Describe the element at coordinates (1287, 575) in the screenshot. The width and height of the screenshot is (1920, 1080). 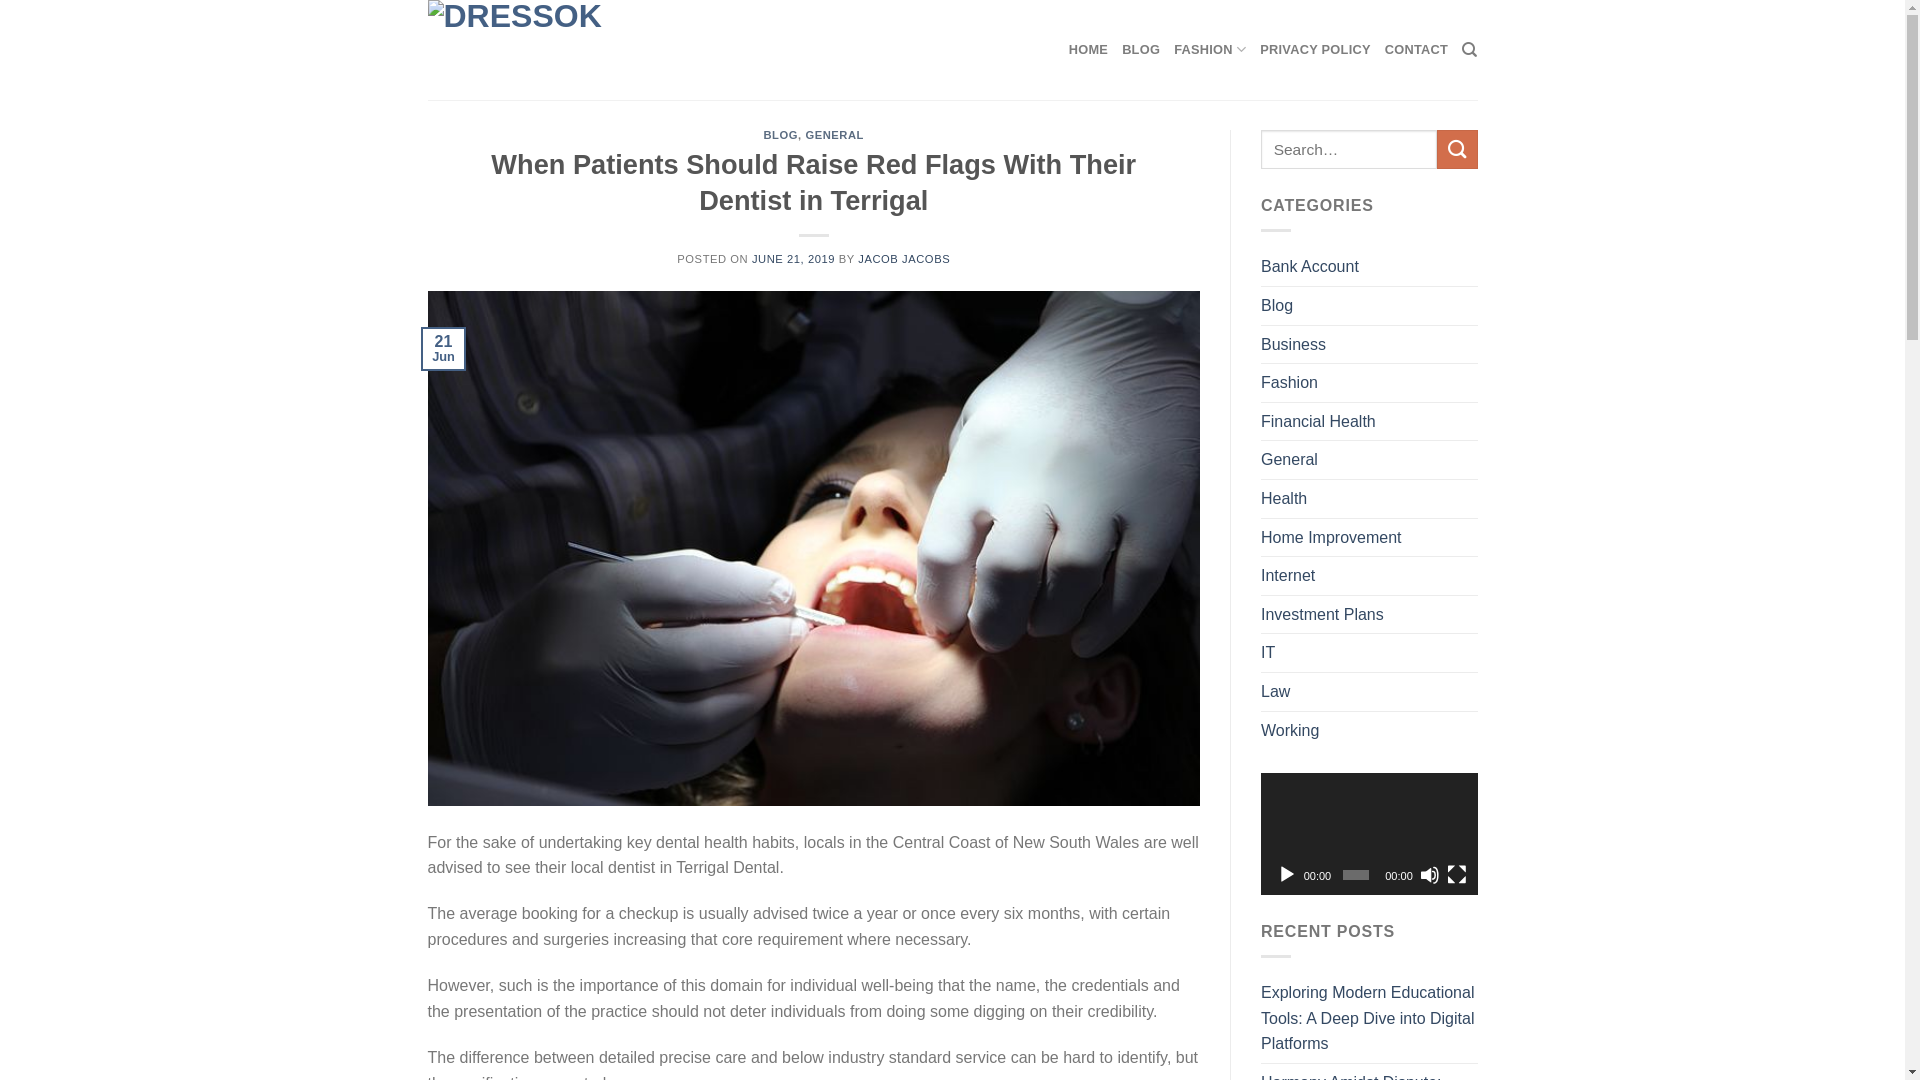
I see `'Internet'` at that location.